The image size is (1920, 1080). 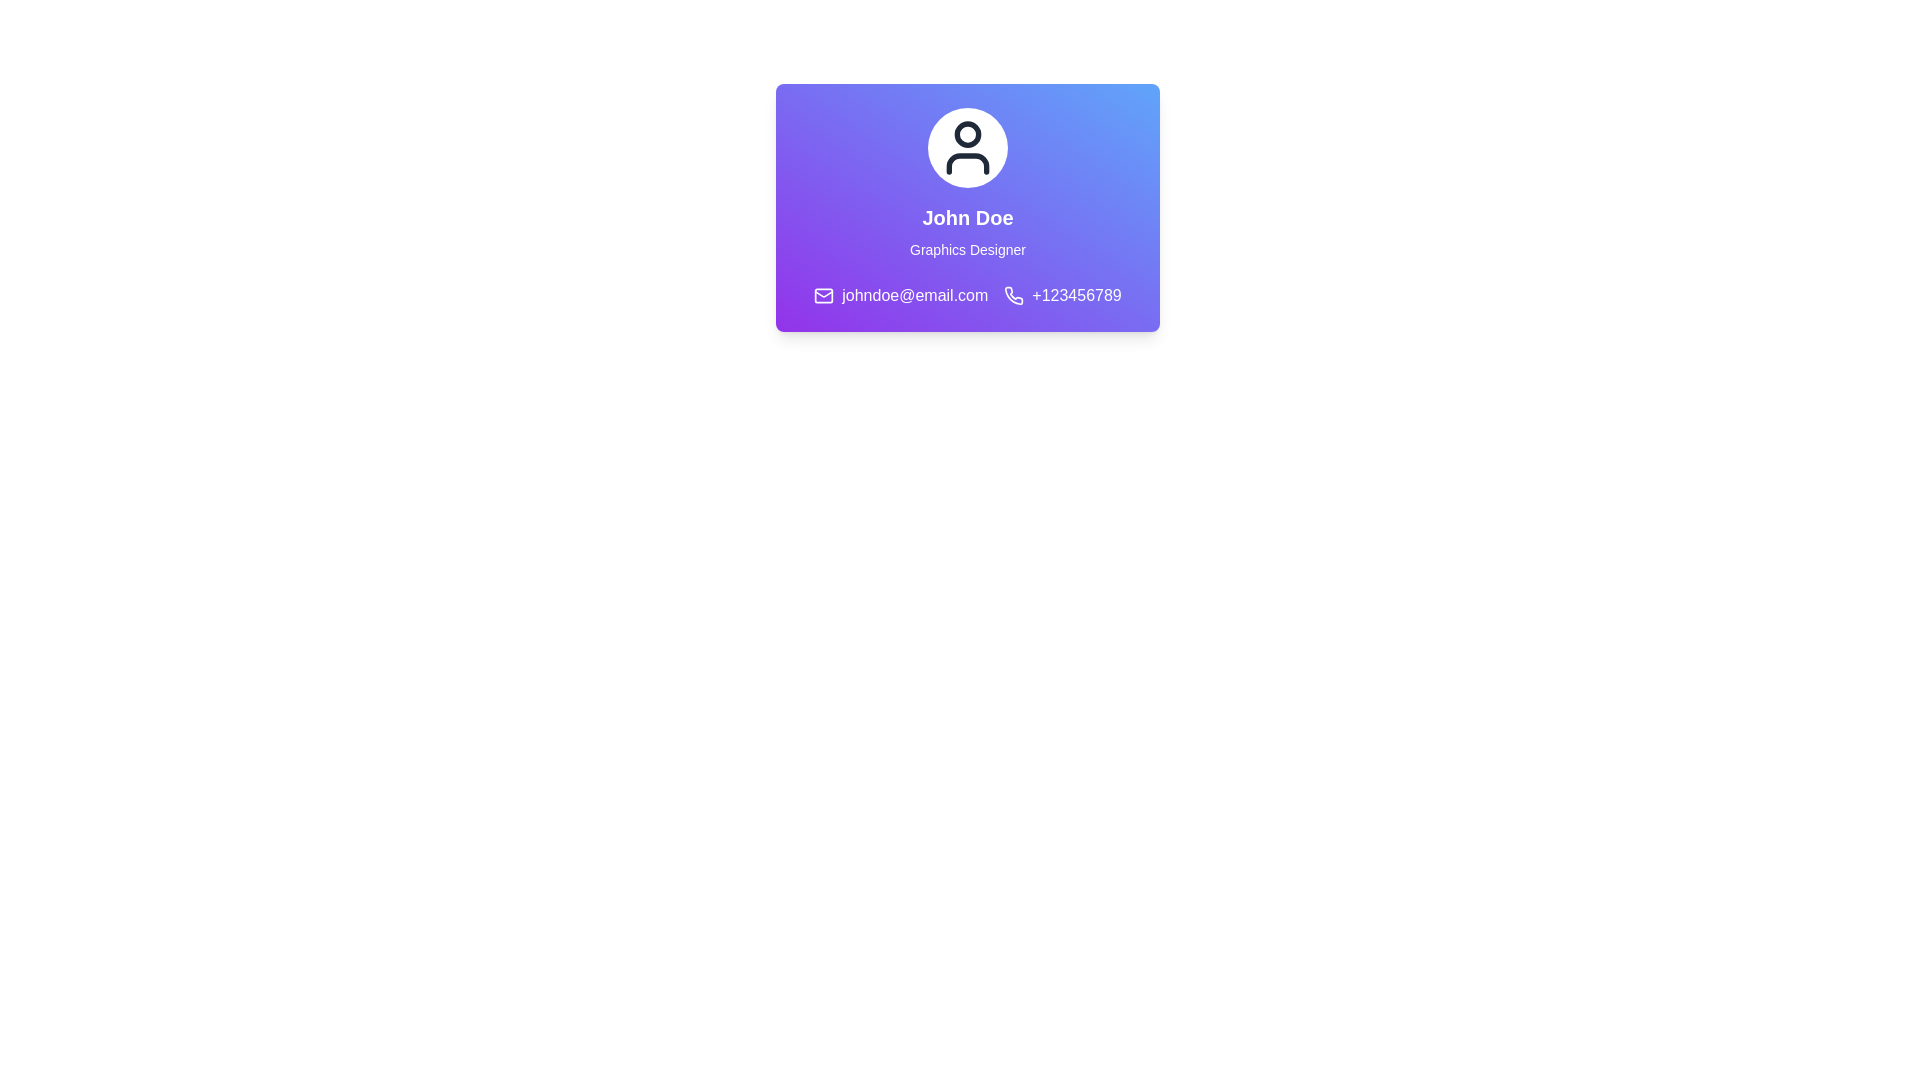 What do you see at coordinates (968, 146) in the screenshot?
I see `the user avatar or profile icon located at the top center of the card with a gradient blue-to-purple background` at bounding box center [968, 146].